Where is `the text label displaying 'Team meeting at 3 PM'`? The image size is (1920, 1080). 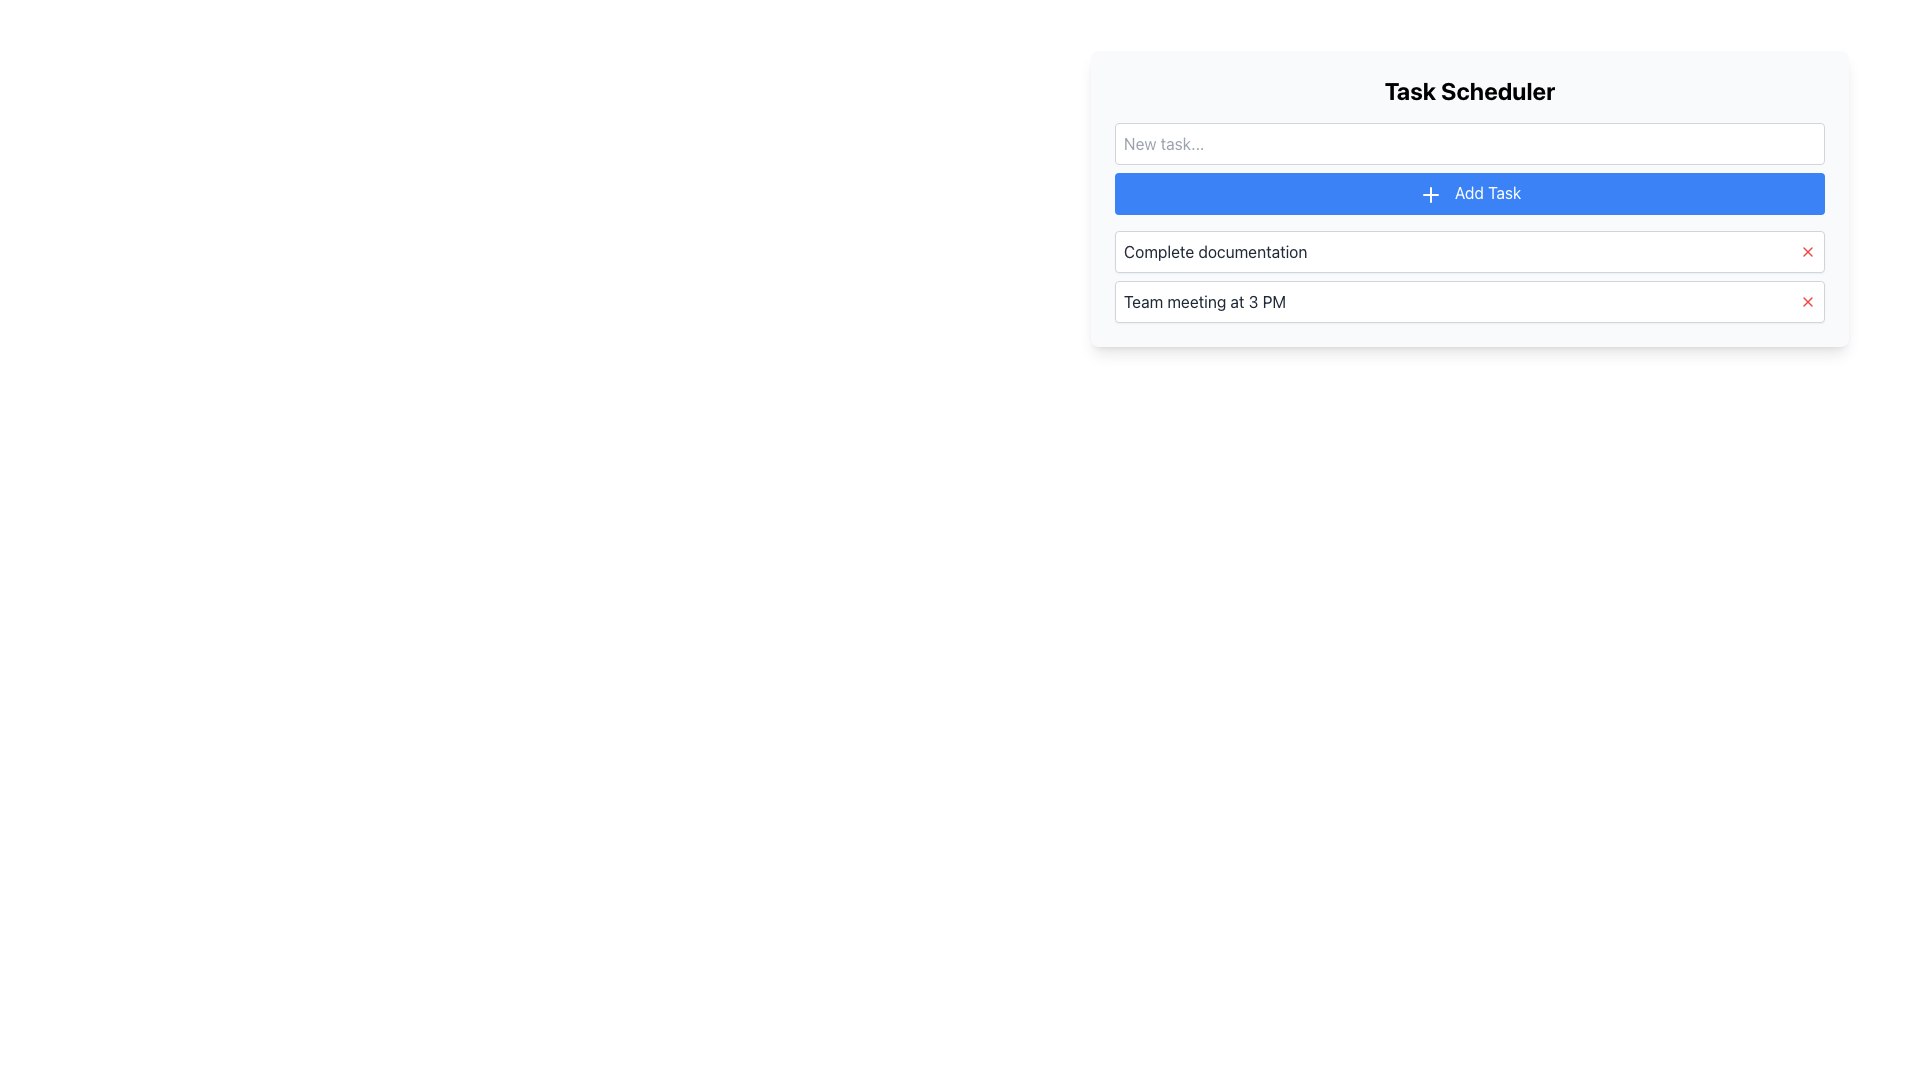 the text label displaying 'Team meeting at 3 PM' is located at coordinates (1203, 301).